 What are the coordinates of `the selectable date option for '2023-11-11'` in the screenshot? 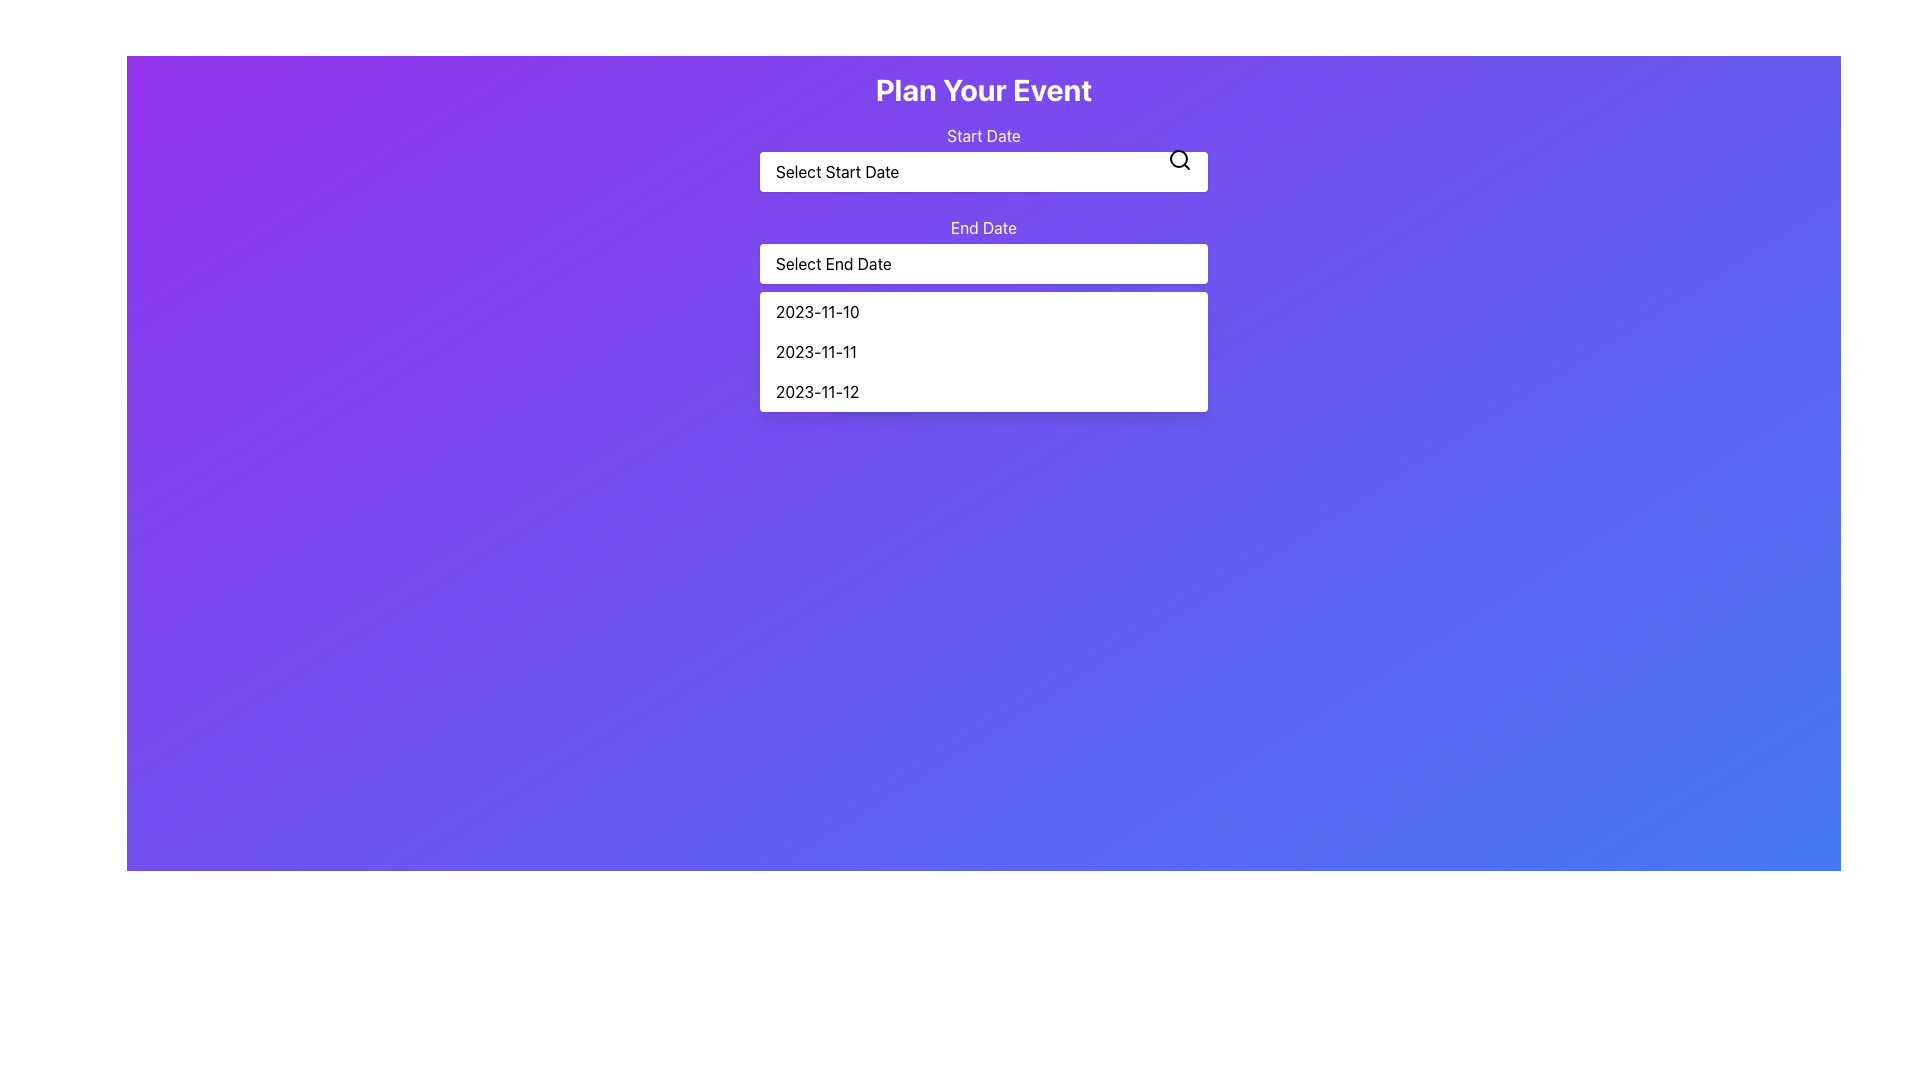 It's located at (983, 350).